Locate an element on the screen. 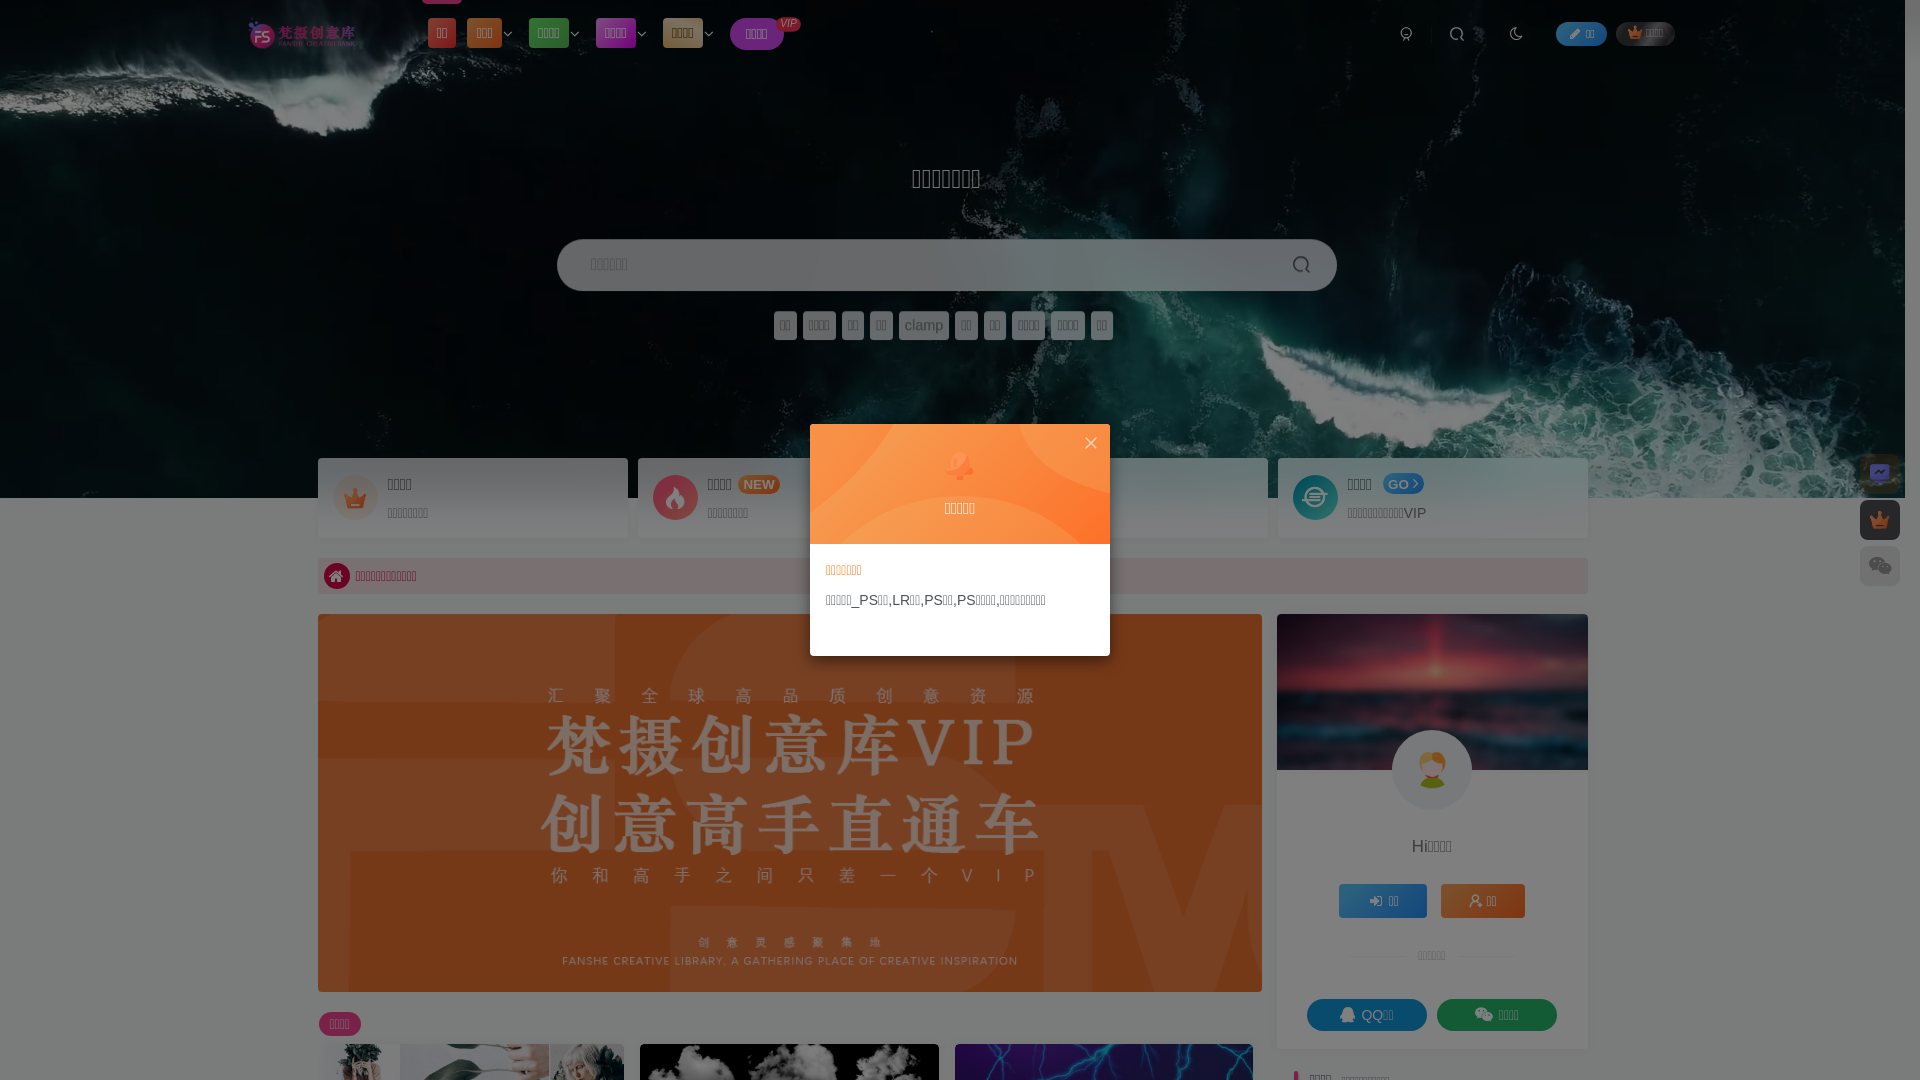 The height and width of the screenshot is (1080, 1920). 'clamp' is located at coordinates (923, 324).